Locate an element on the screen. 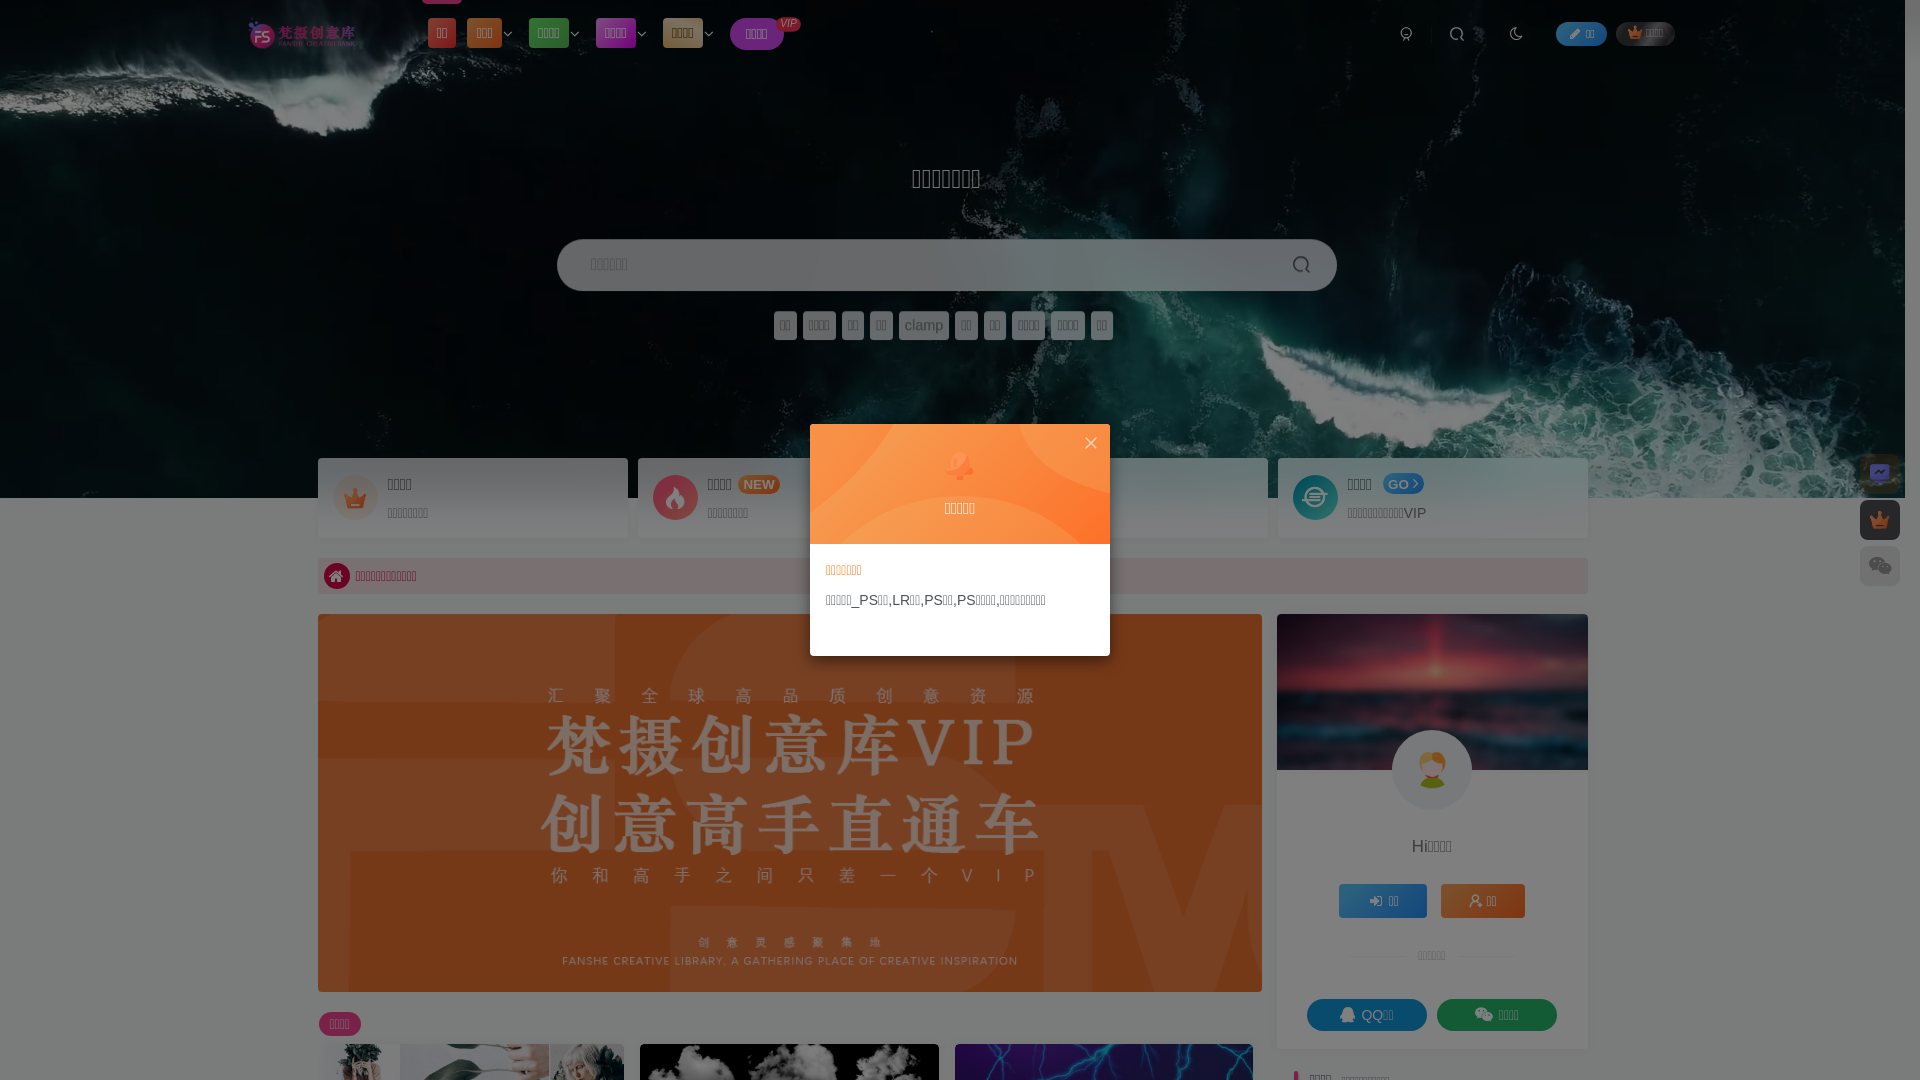 The height and width of the screenshot is (1080, 1920). 'clamp' is located at coordinates (923, 324).